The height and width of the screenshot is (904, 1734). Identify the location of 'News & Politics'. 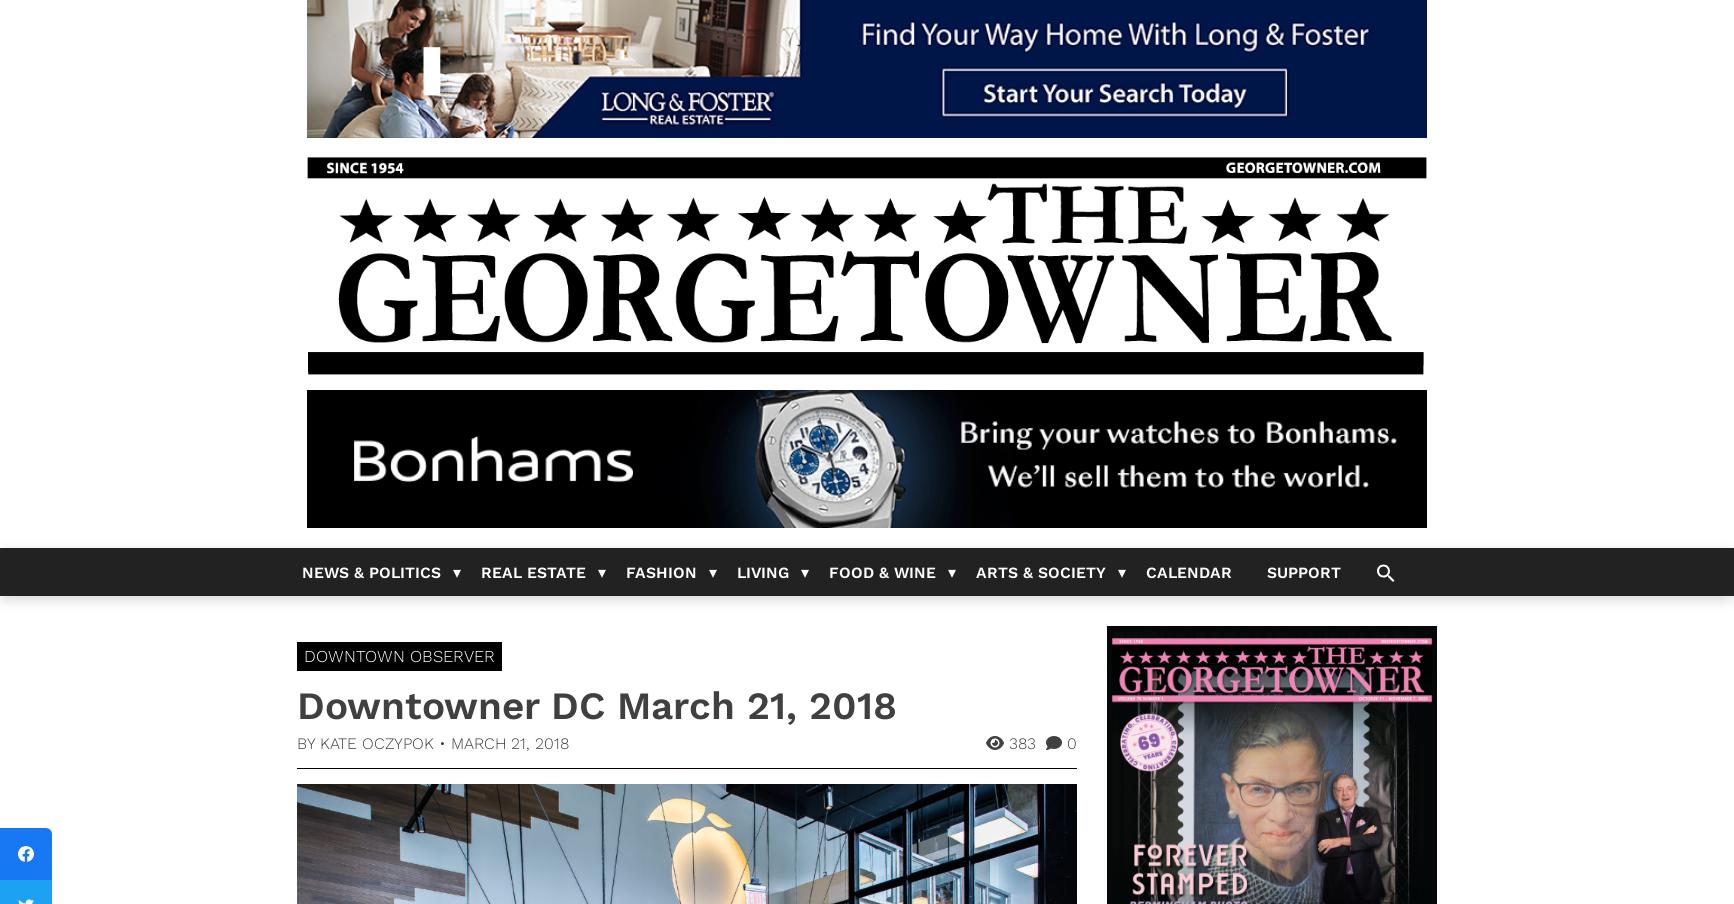
(371, 571).